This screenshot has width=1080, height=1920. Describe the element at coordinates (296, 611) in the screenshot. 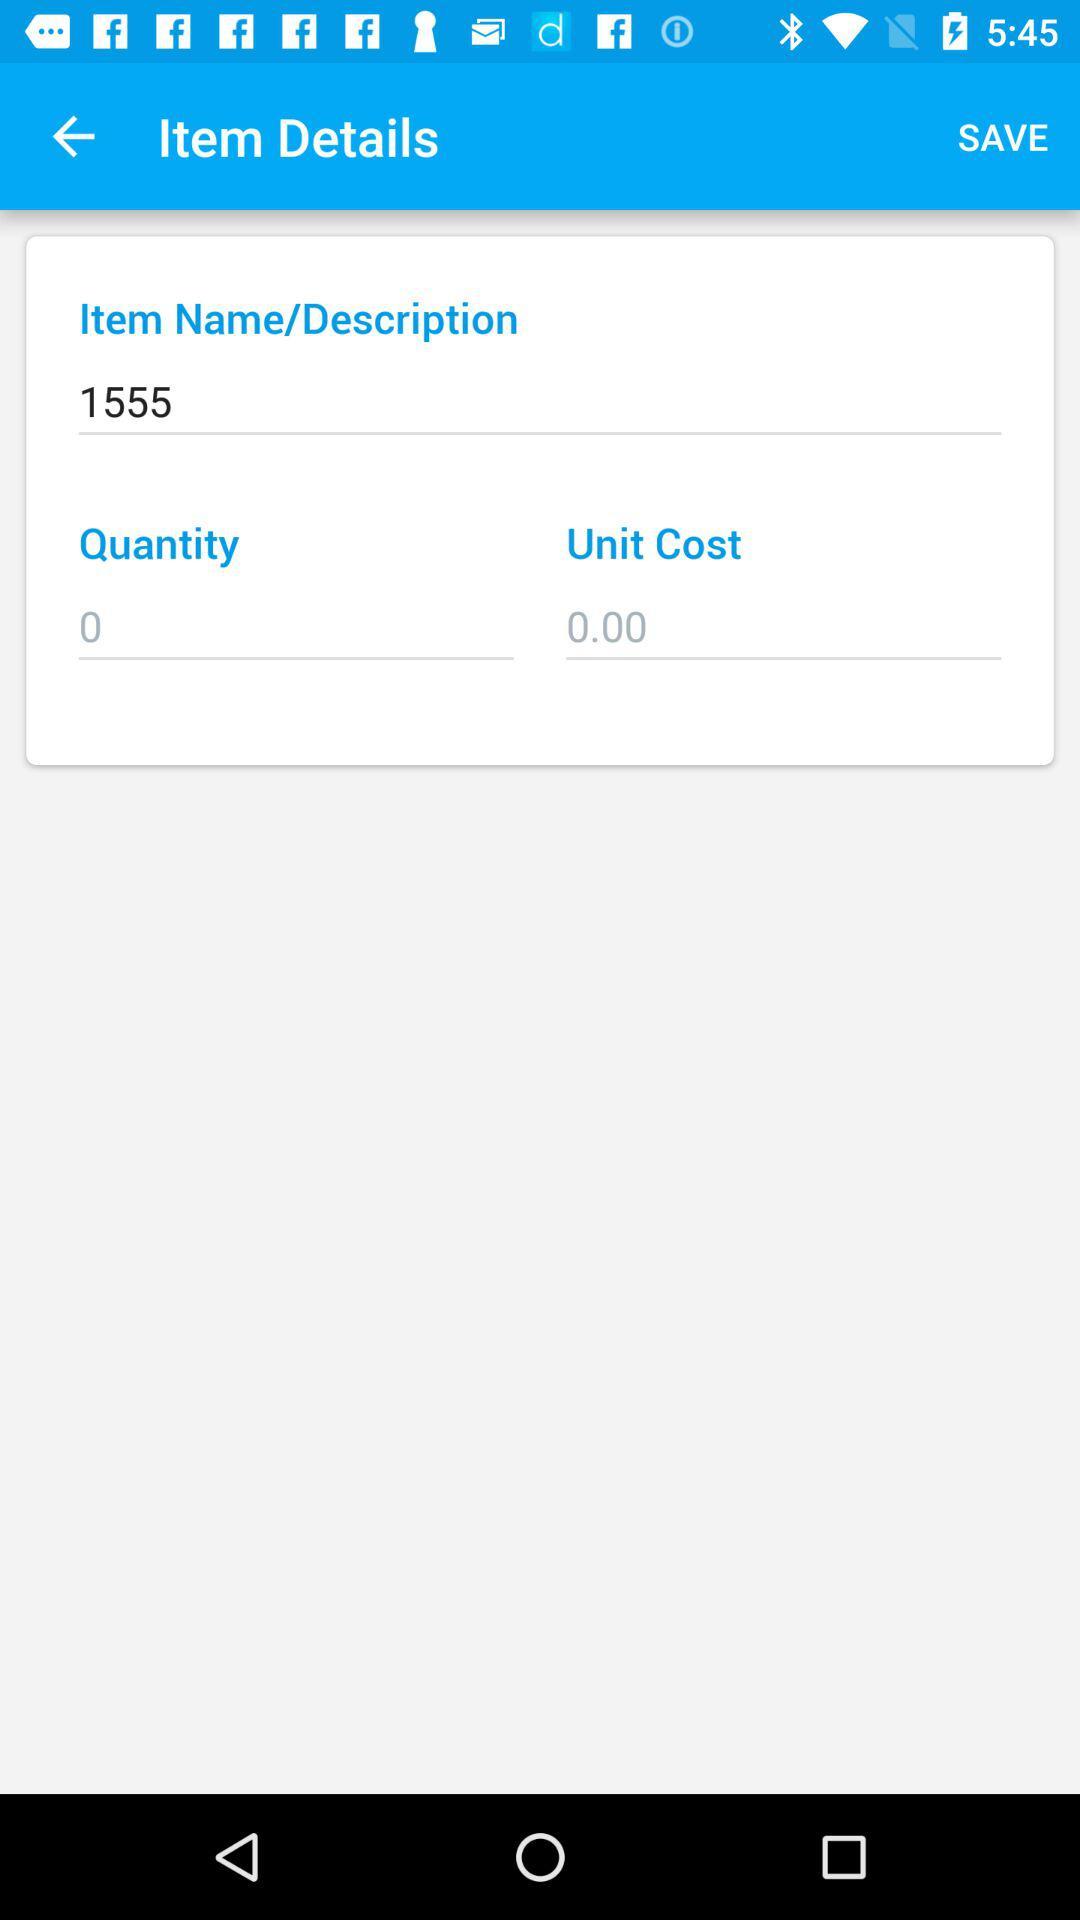

I see `the item below quantity item` at that location.